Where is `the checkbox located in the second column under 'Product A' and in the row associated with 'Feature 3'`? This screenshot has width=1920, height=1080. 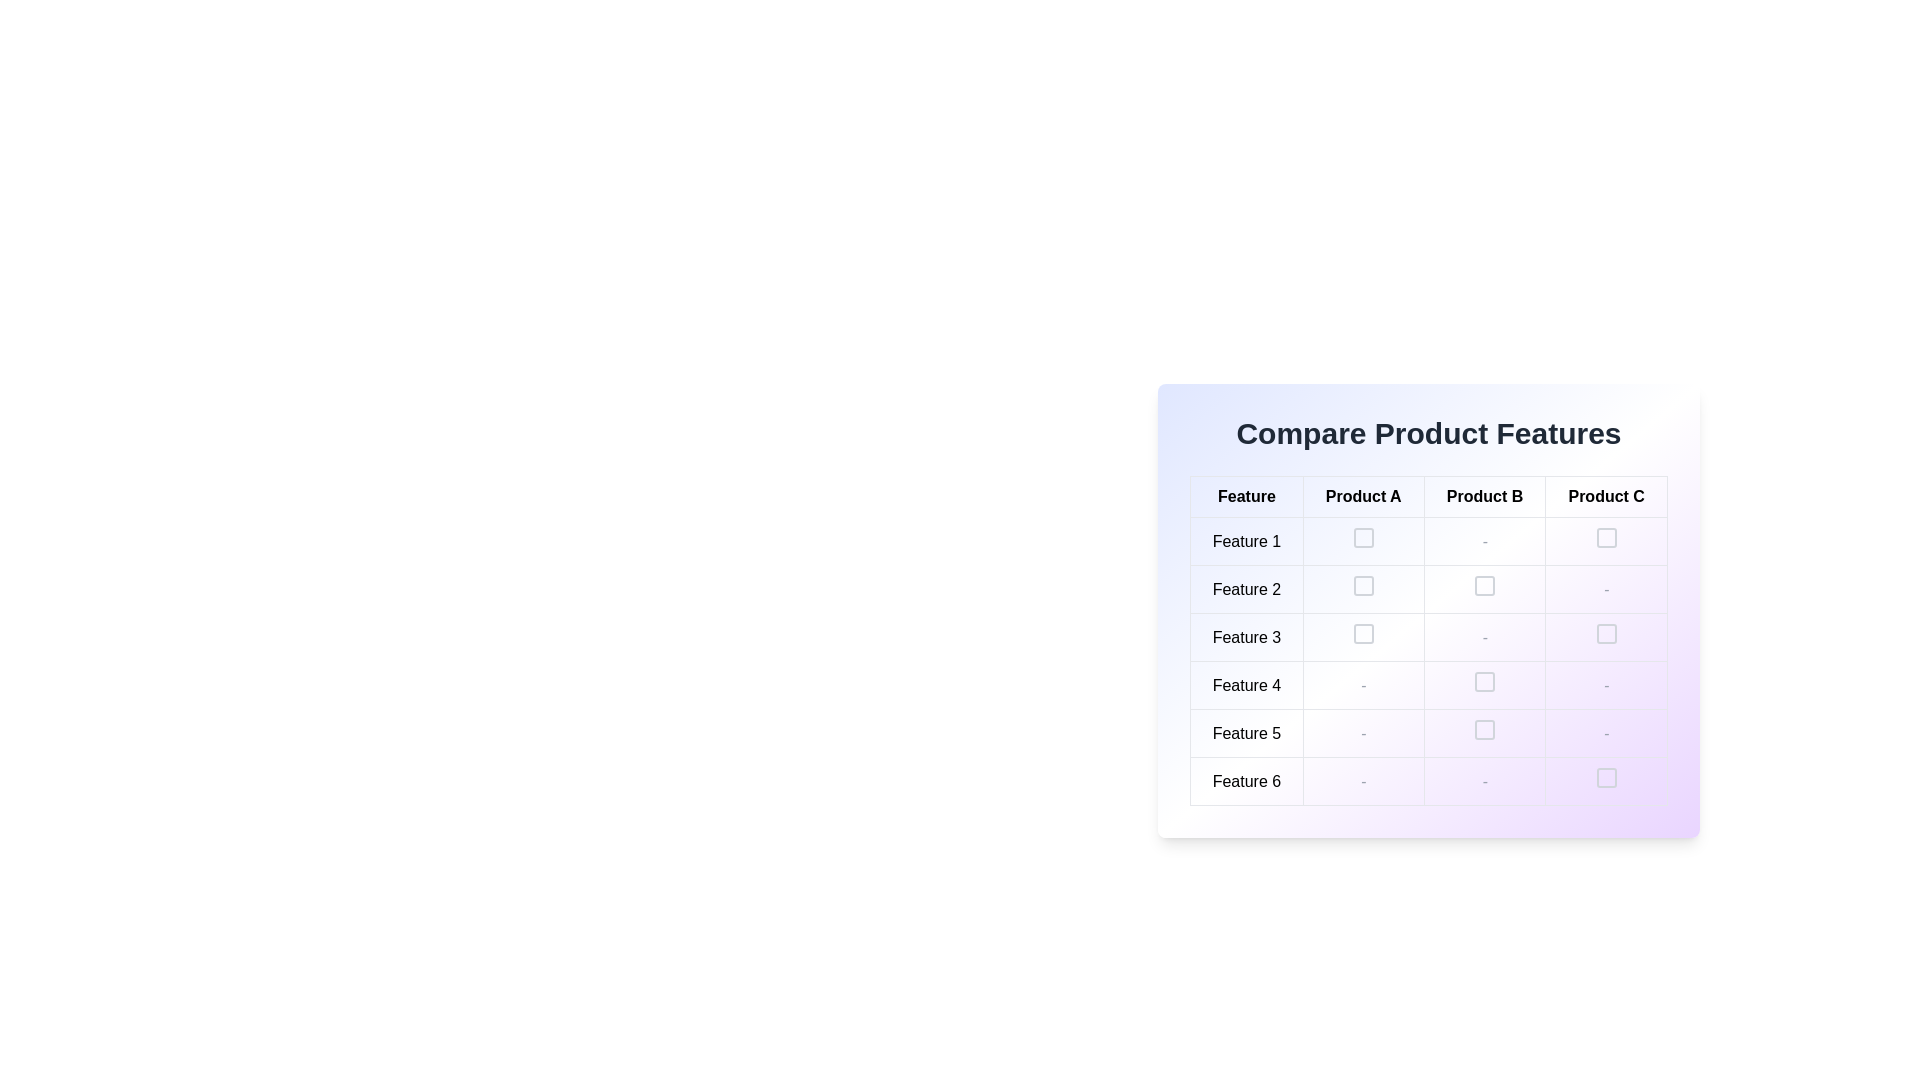 the checkbox located in the second column under 'Product A' and in the row associated with 'Feature 3' is located at coordinates (1362, 633).